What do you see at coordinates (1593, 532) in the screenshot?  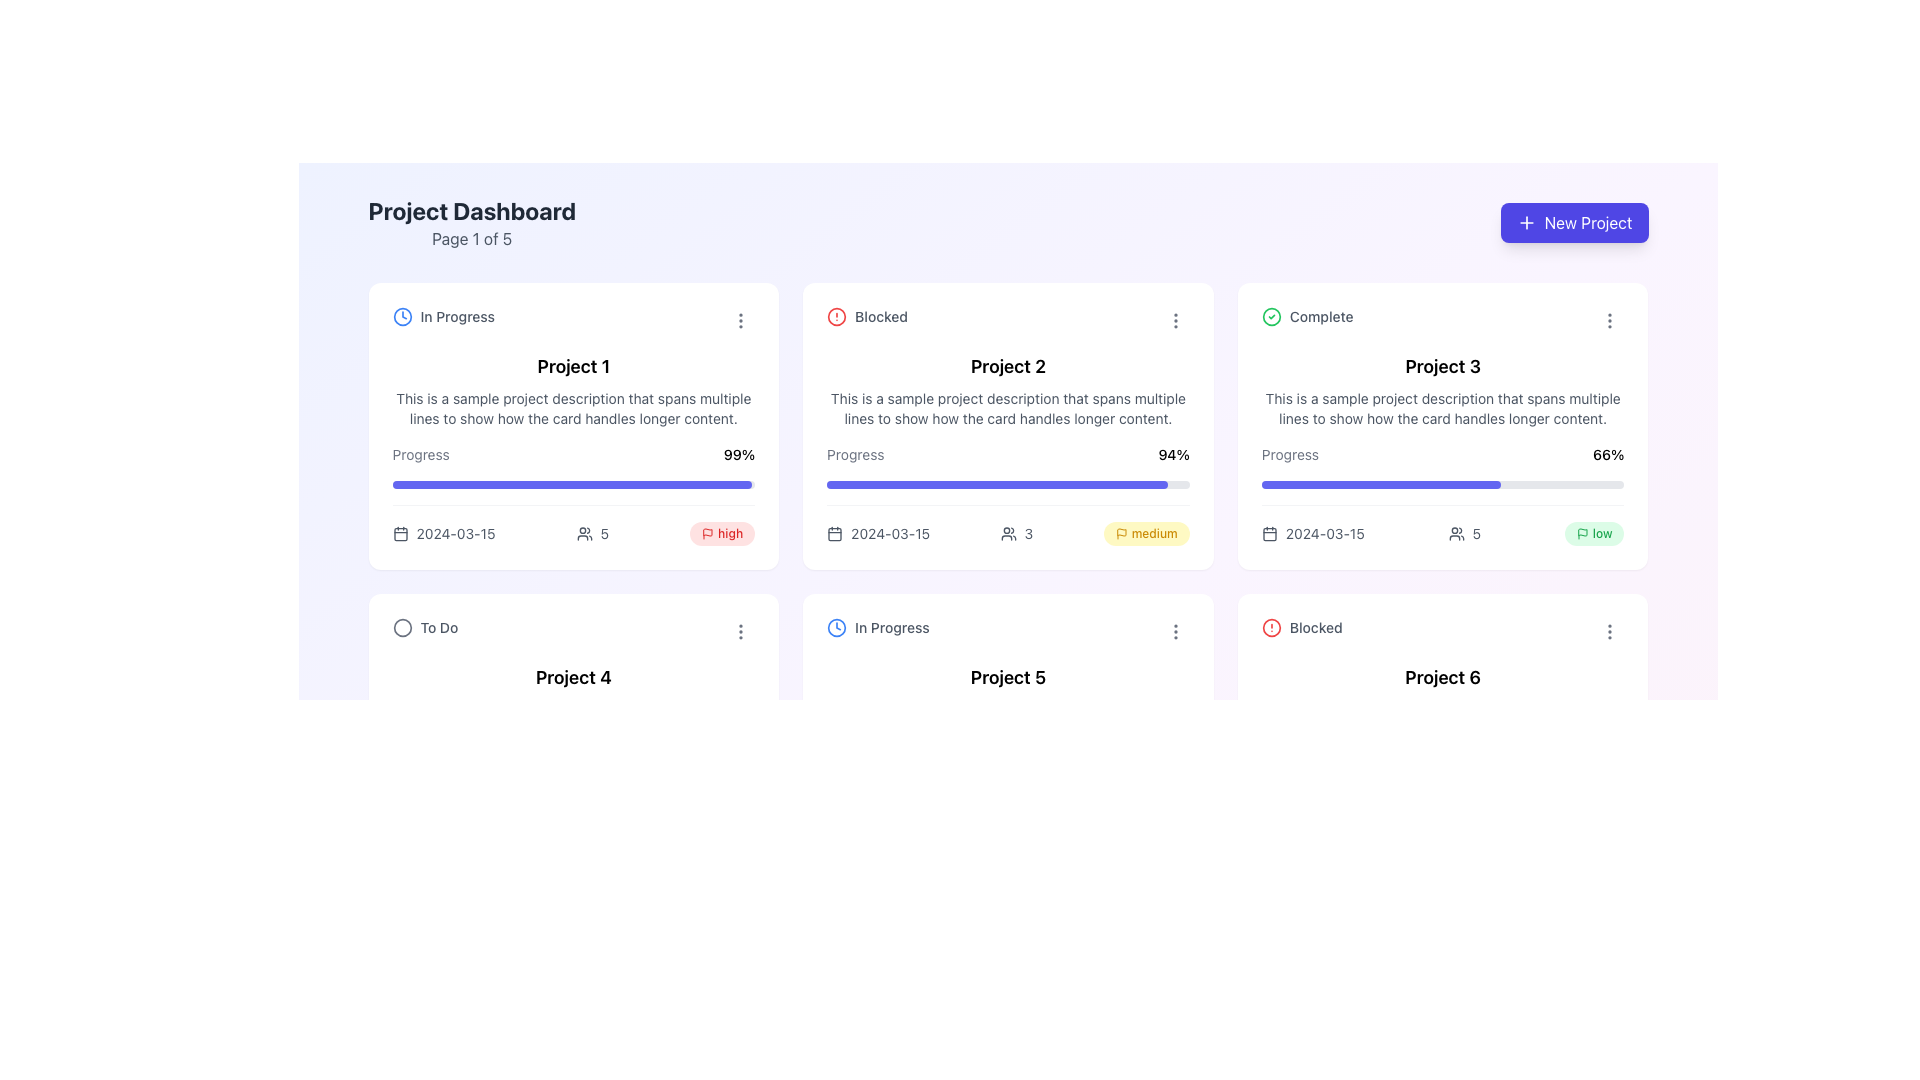 I see `the label styled in green with the text 'low' next to a small flag icon, located in the bottom-right corner of the 'Project 3' card, indicating the project's low priority status` at bounding box center [1593, 532].